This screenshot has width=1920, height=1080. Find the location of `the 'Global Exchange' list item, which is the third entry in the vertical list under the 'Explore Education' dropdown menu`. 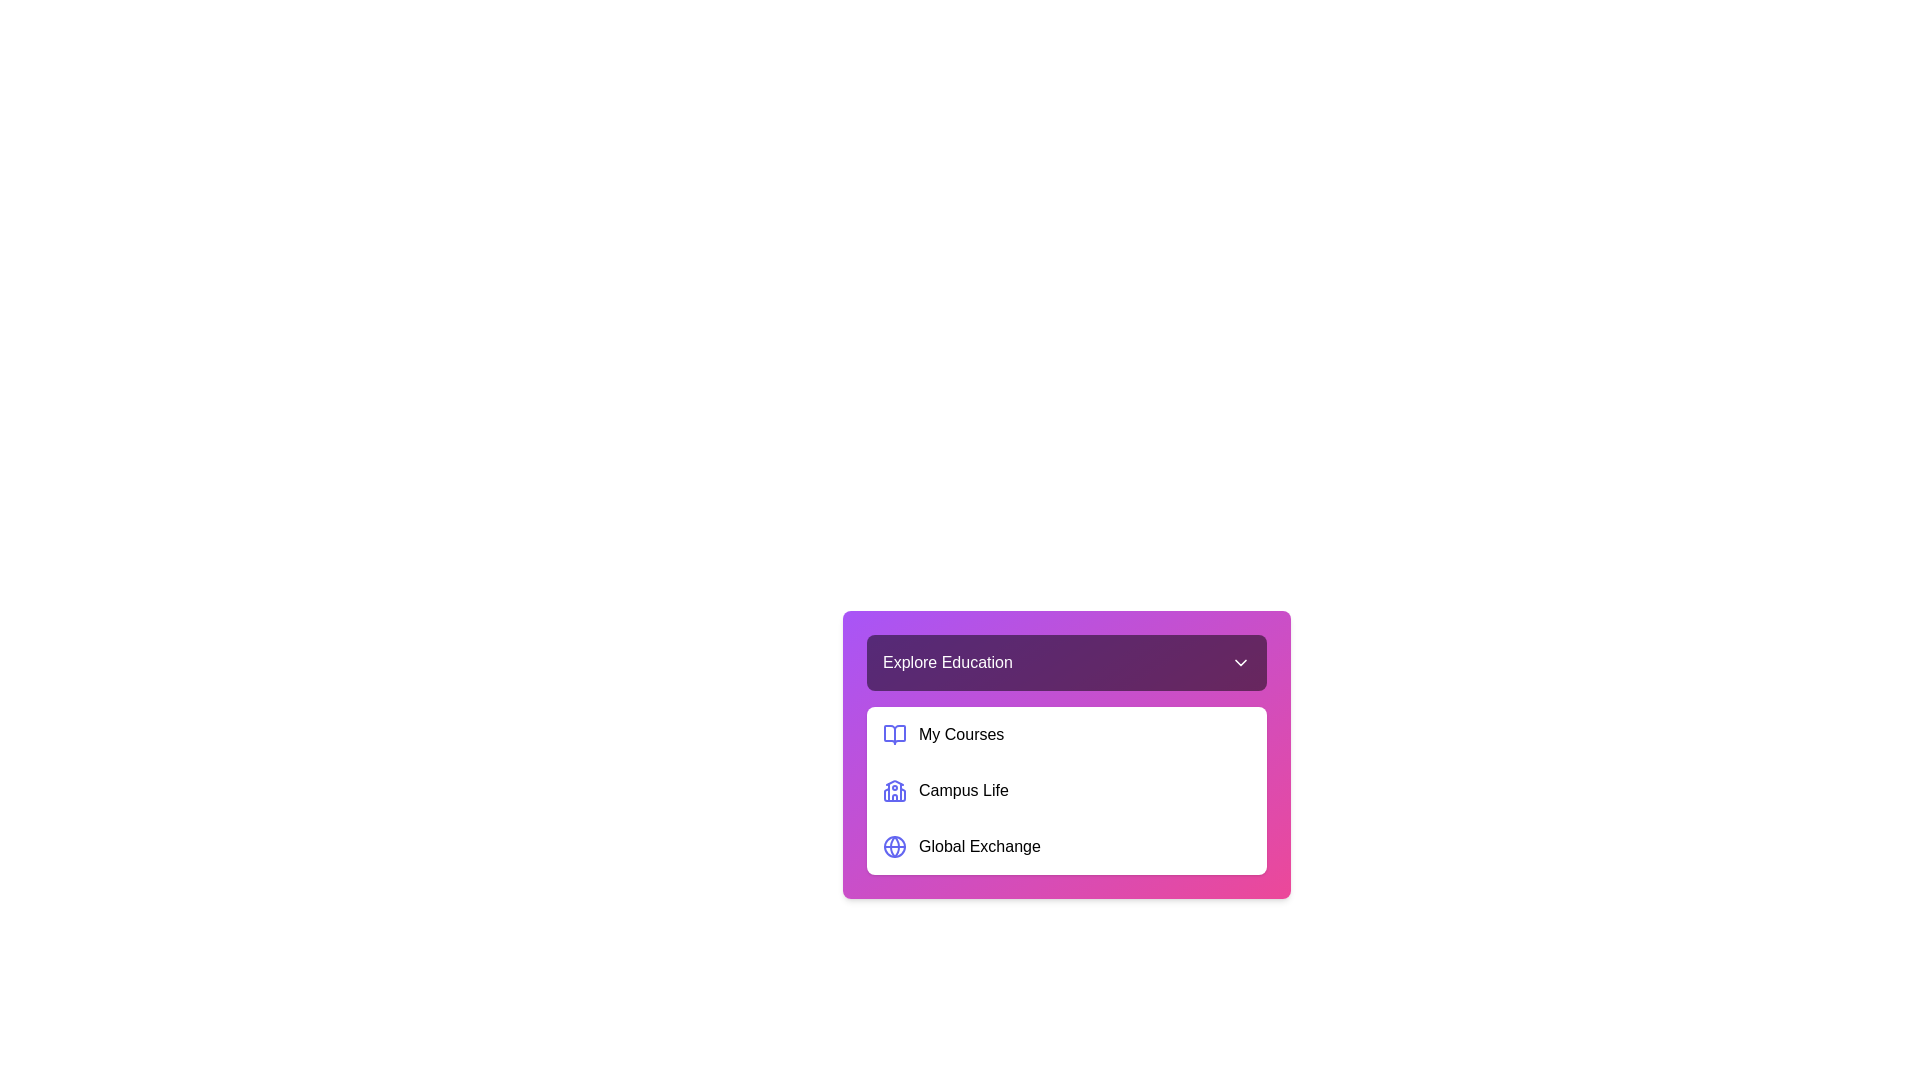

the 'Global Exchange' list item, which is the third entry in the vertical list under the 'Explore Education' dropdown menu is located at coordinates (1065, 847).